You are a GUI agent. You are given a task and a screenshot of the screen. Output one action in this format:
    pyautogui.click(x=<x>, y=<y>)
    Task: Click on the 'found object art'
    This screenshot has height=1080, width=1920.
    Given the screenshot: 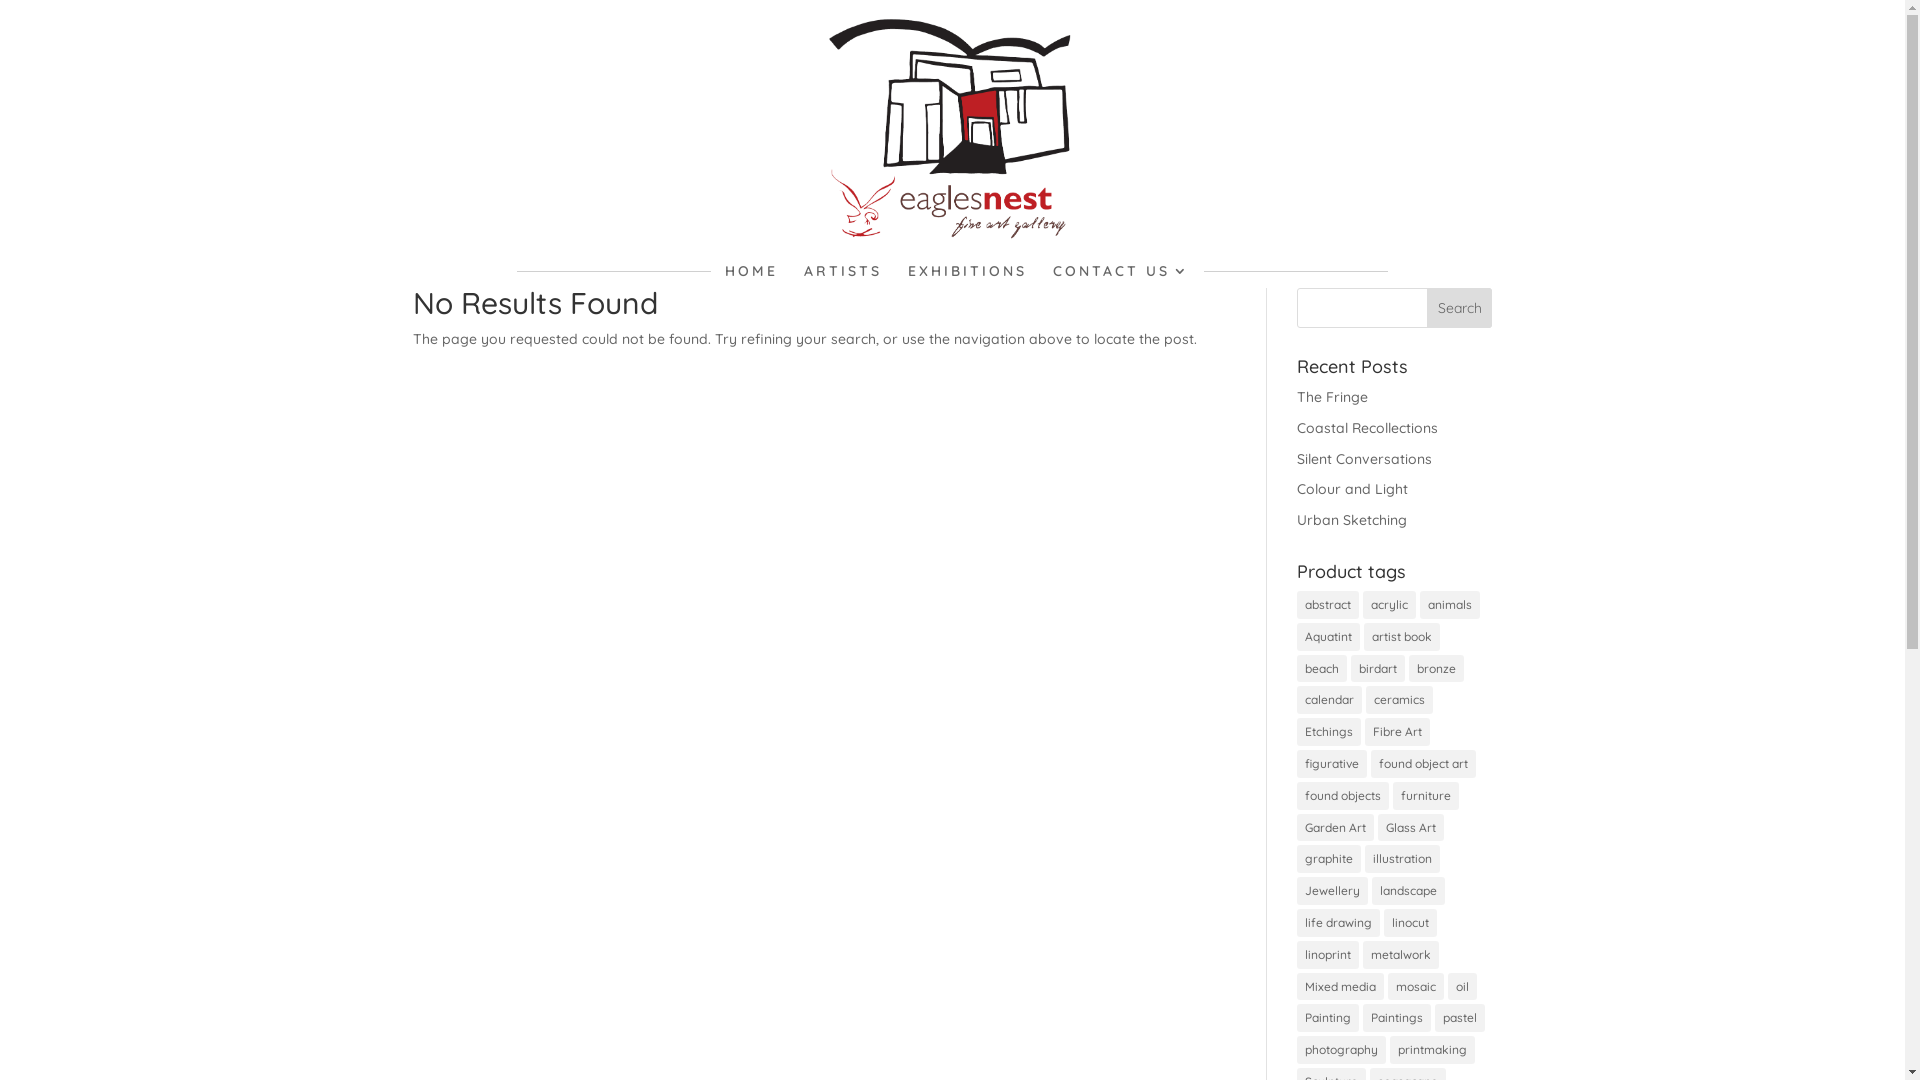 What is the action you would take?
    pyautogui.click(x=1370, y=763)
    